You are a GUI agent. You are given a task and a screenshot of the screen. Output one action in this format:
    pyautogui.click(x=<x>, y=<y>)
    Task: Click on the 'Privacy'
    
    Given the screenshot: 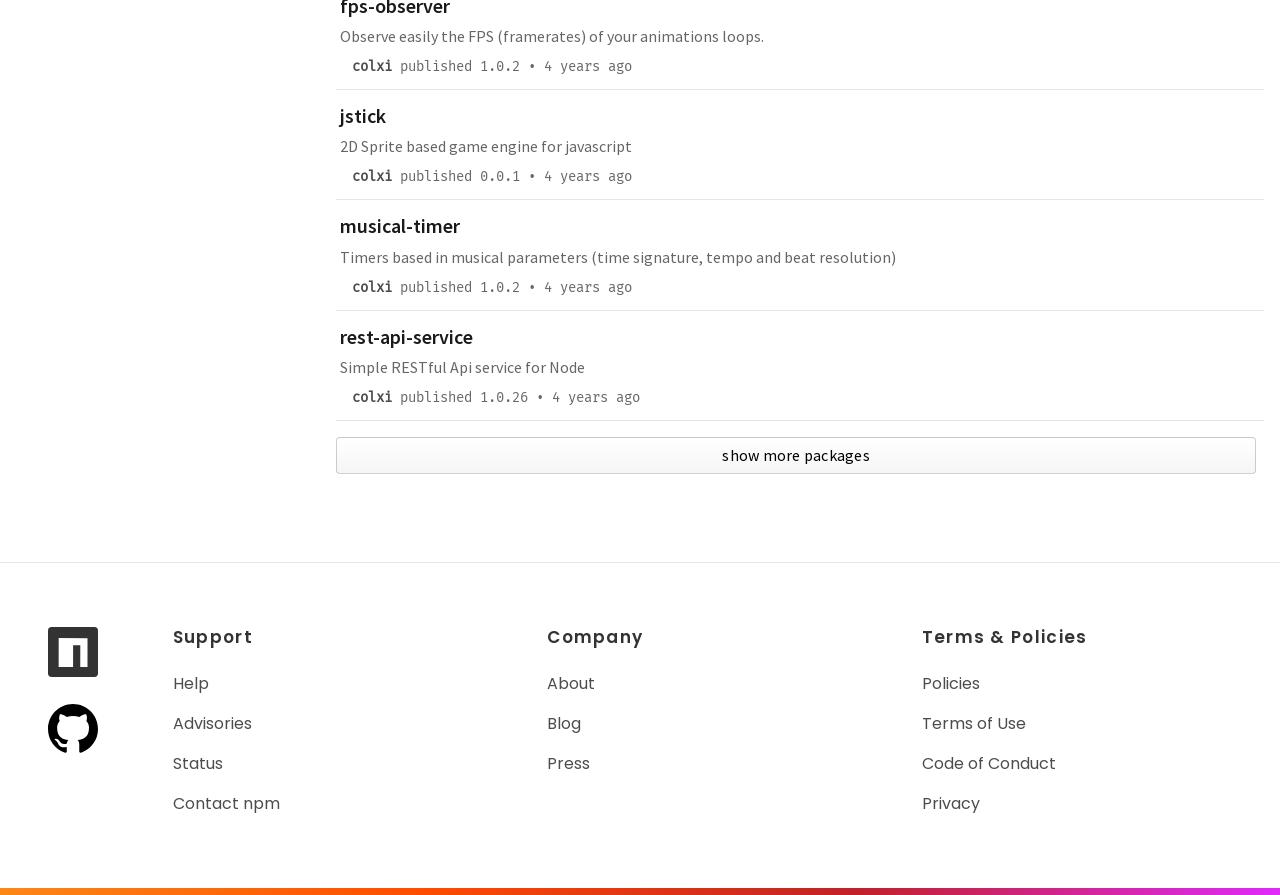 What is the action you would take?
    pyautogui.click(x=949, y=802)
    